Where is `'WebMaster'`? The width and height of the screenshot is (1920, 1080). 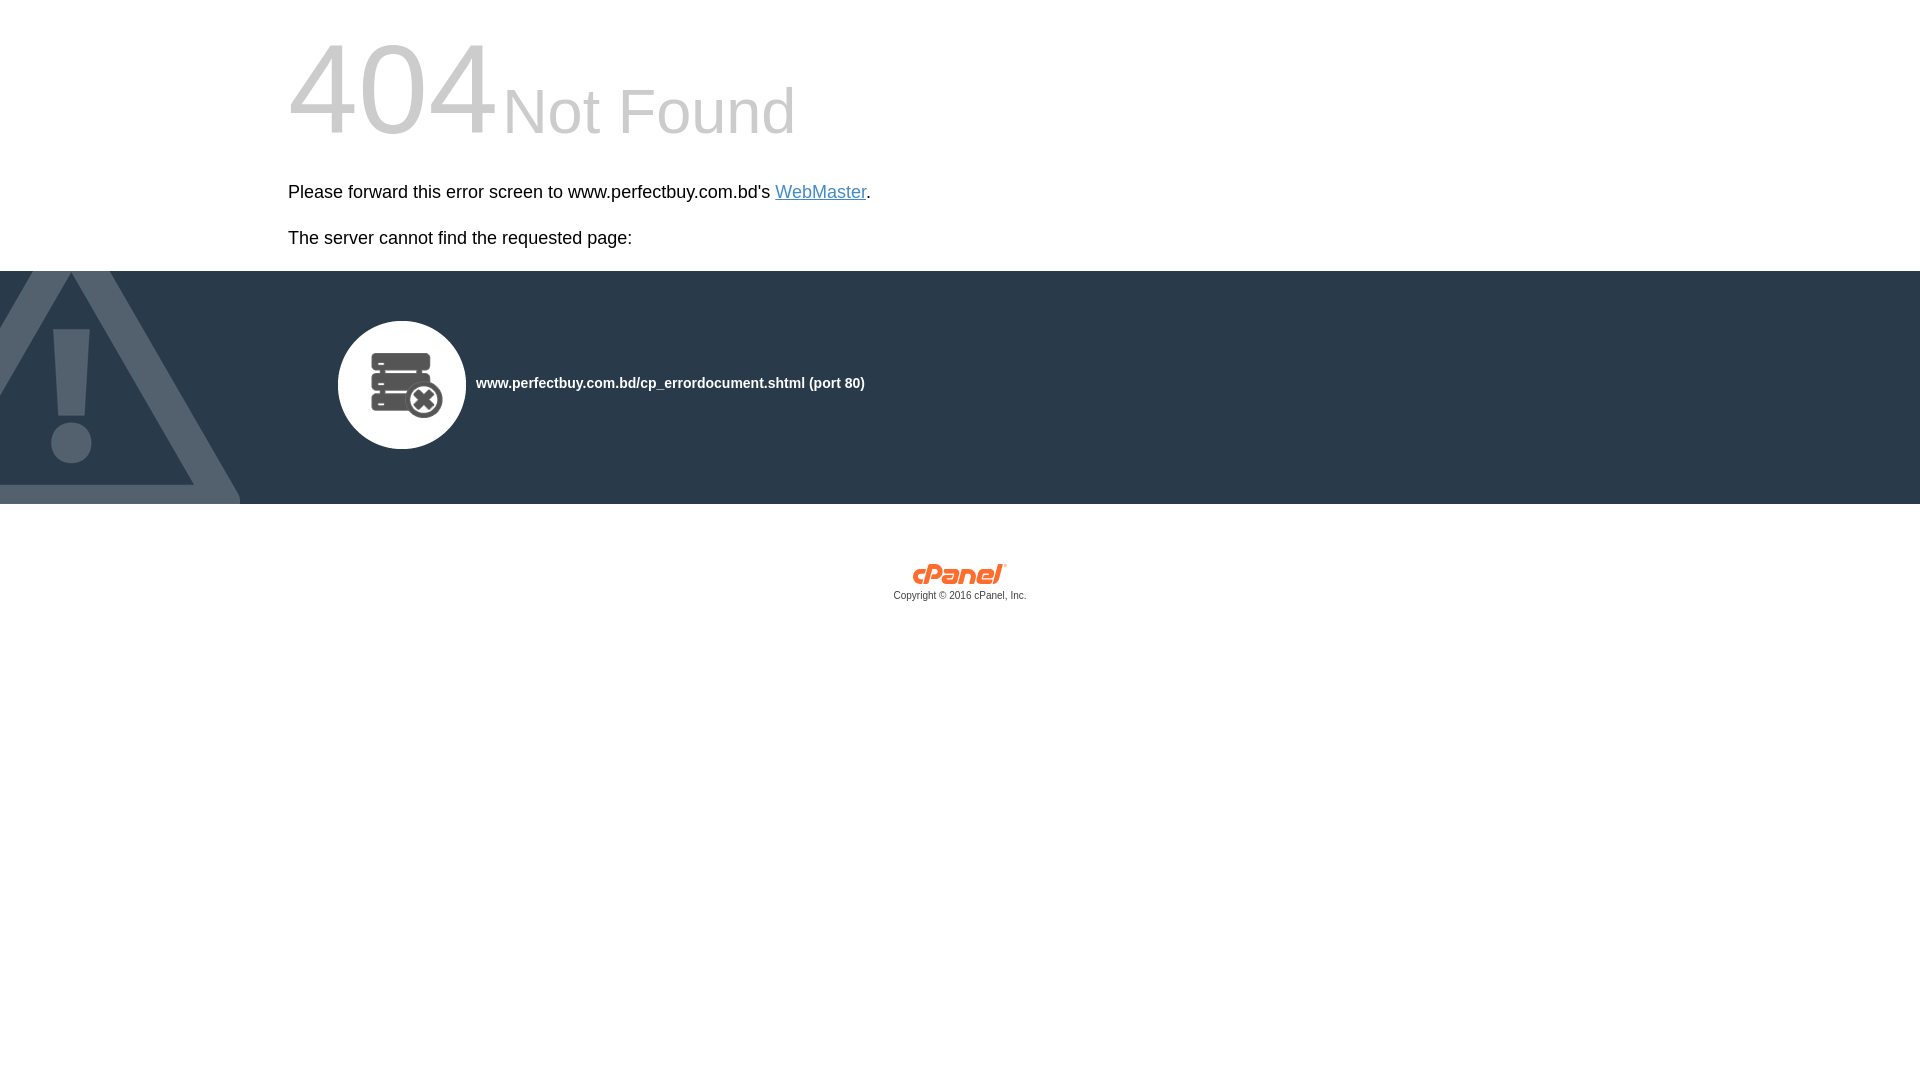 'WebMaster' is located at coordinates (820, 192).